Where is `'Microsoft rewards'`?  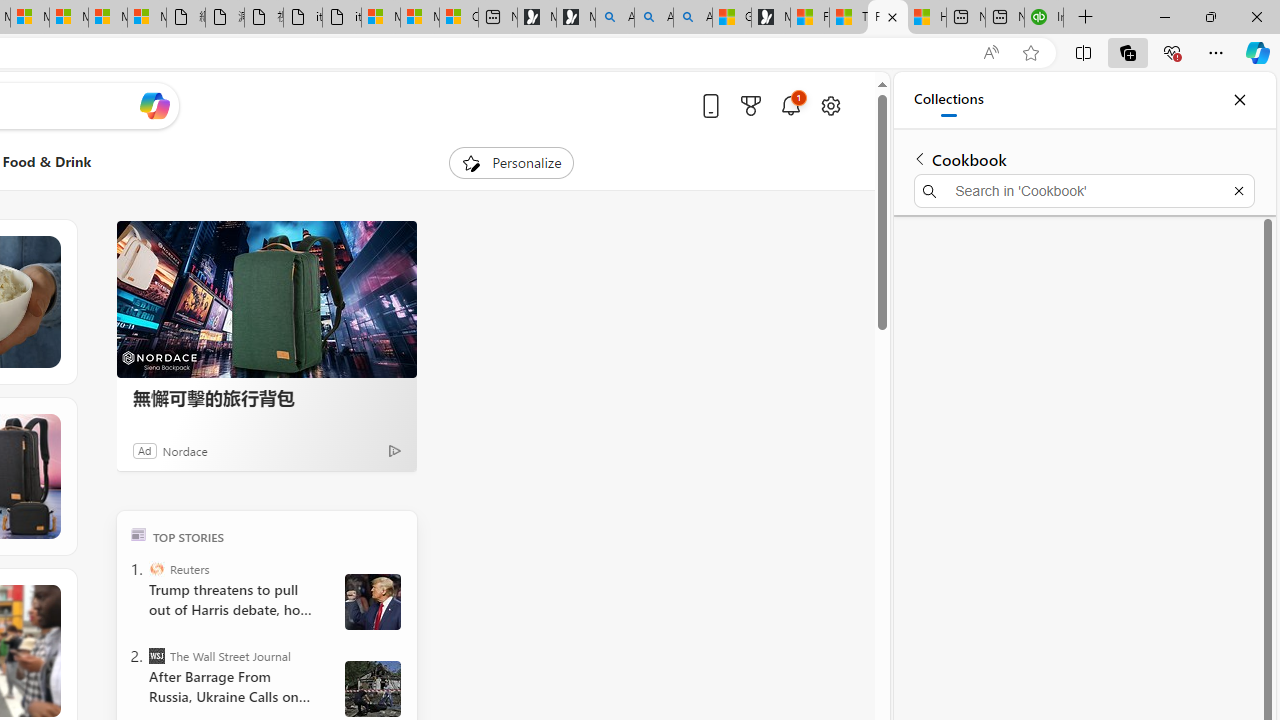
'Microsoft rewards' is located at coordinates (749, 105).